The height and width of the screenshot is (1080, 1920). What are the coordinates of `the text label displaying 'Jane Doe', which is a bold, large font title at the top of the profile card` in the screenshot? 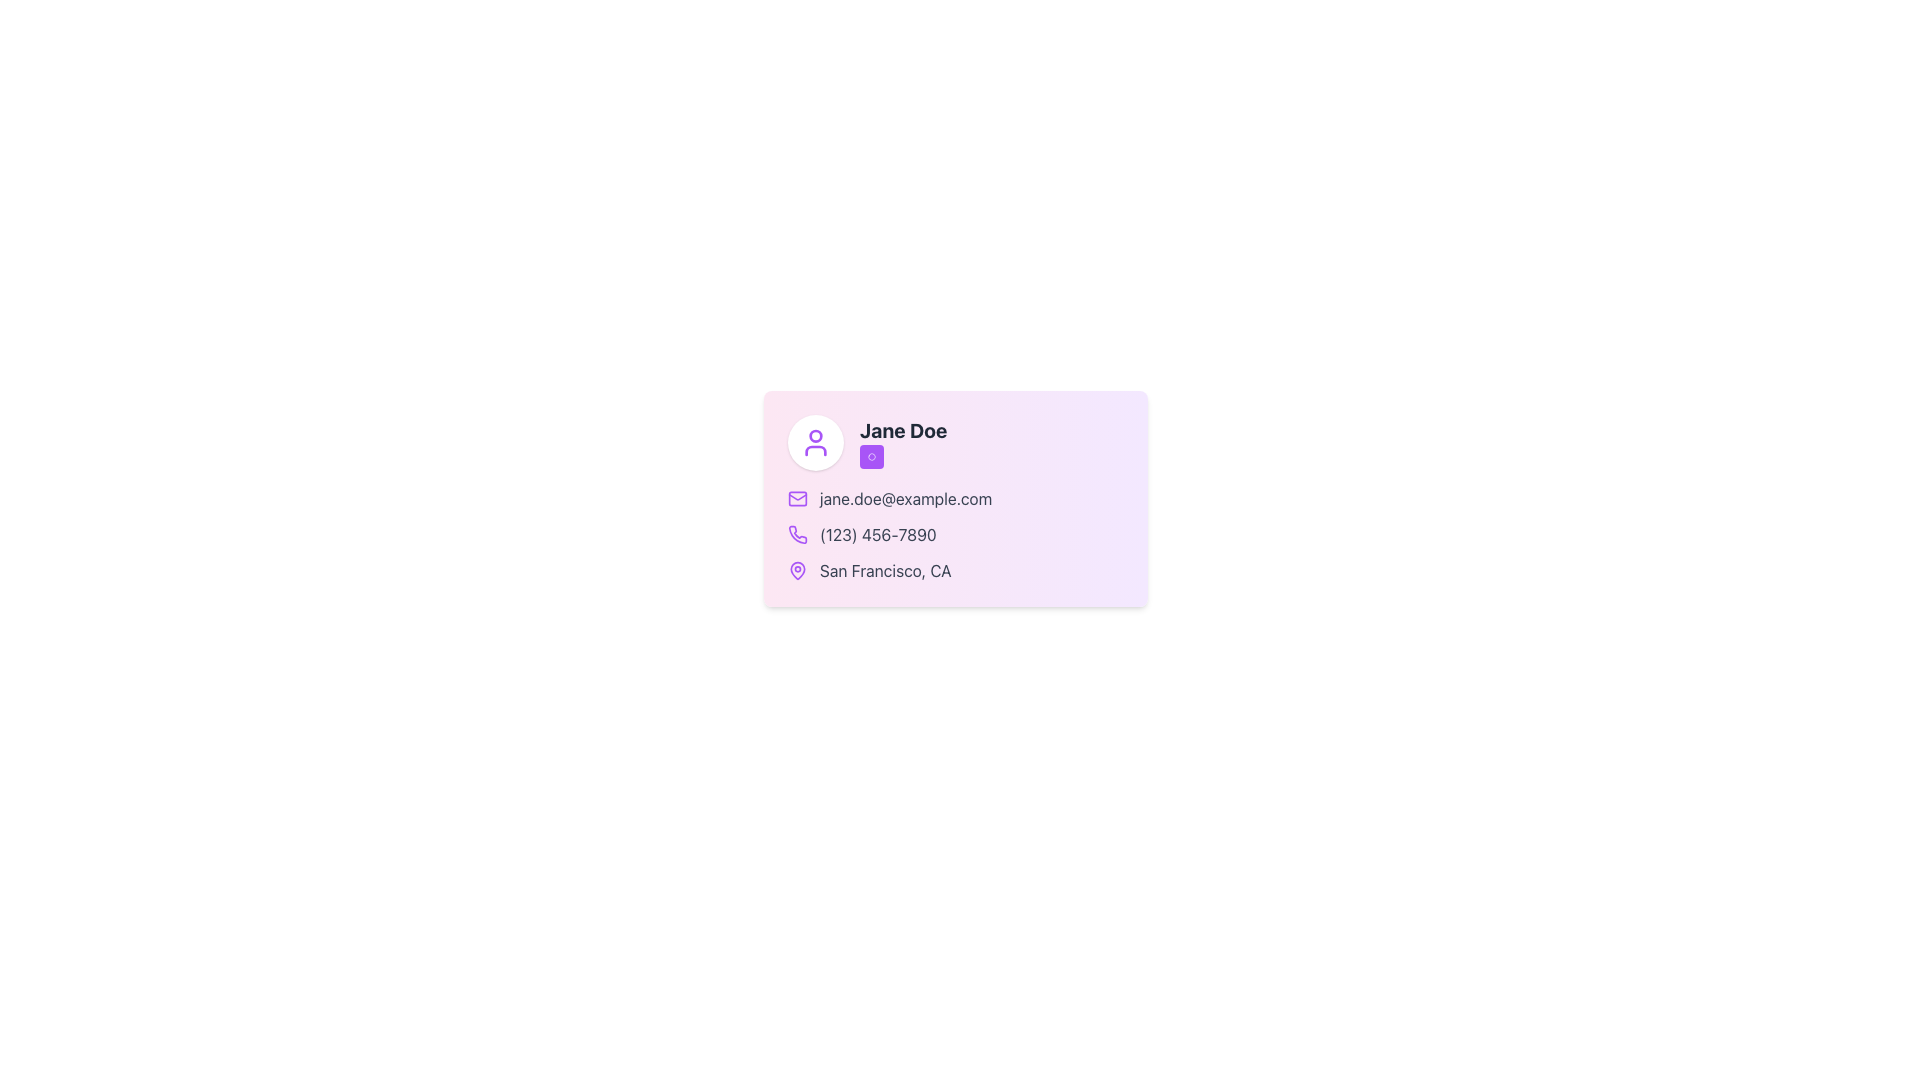 It's located at (902, 430).